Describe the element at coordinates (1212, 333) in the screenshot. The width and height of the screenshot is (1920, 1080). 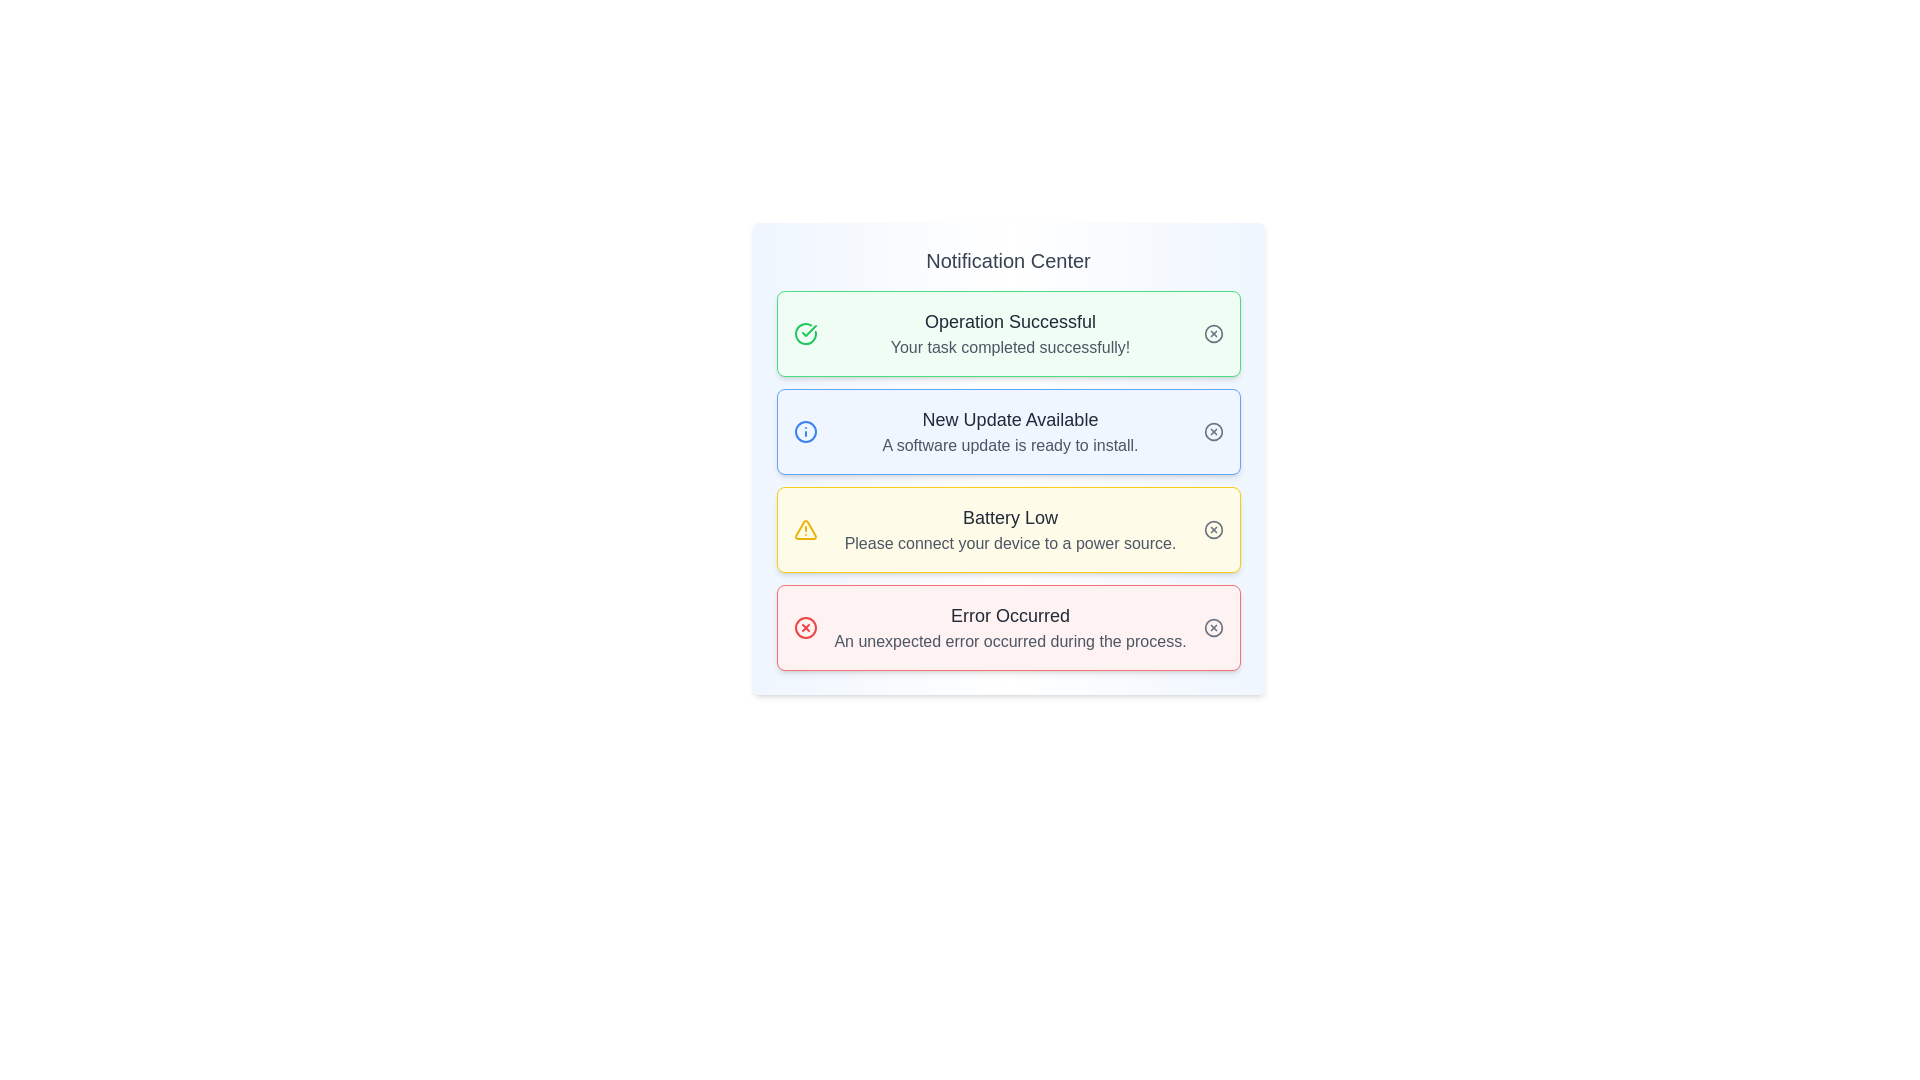
I see `the close button located in the upper-right corner of the 'Operation Successful' notification` at that location.